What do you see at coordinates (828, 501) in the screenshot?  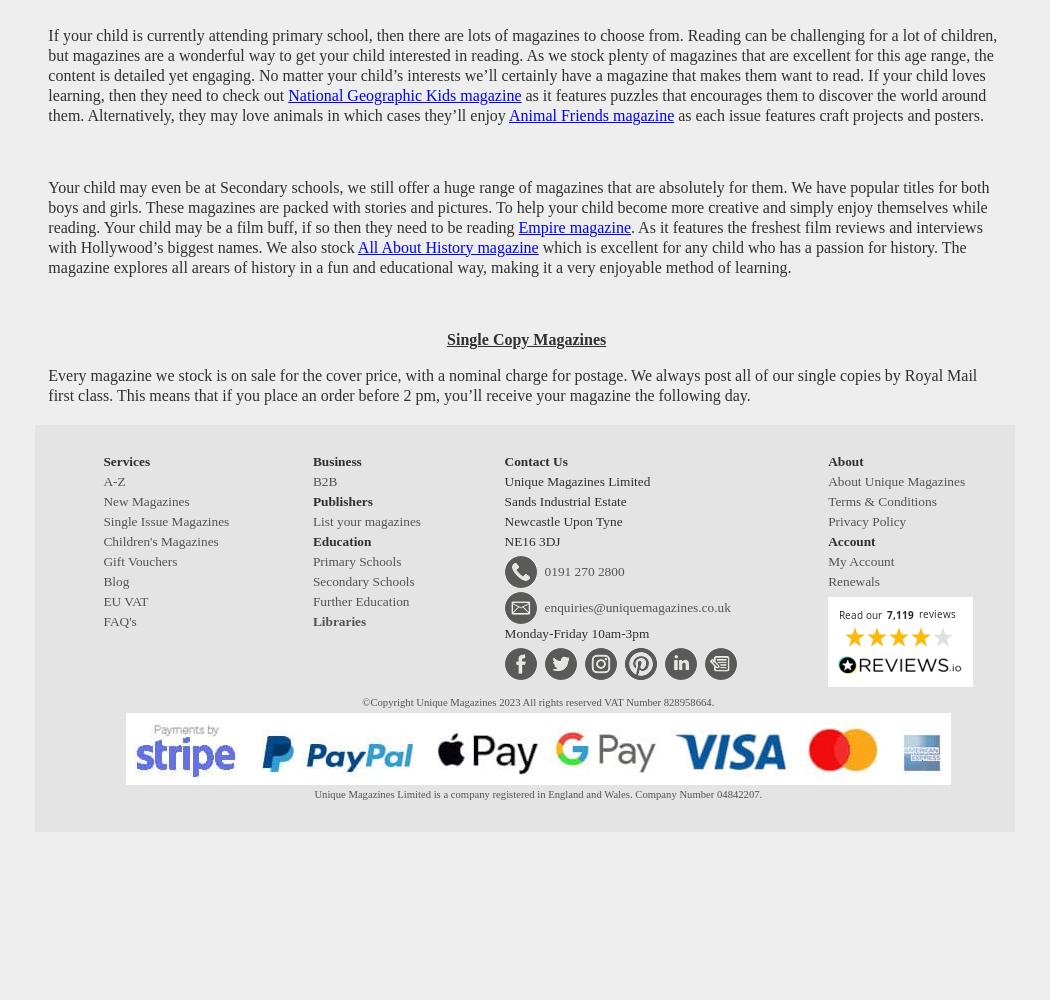 I see `'Terms & Conditions'` at bounding box center [828, 501].